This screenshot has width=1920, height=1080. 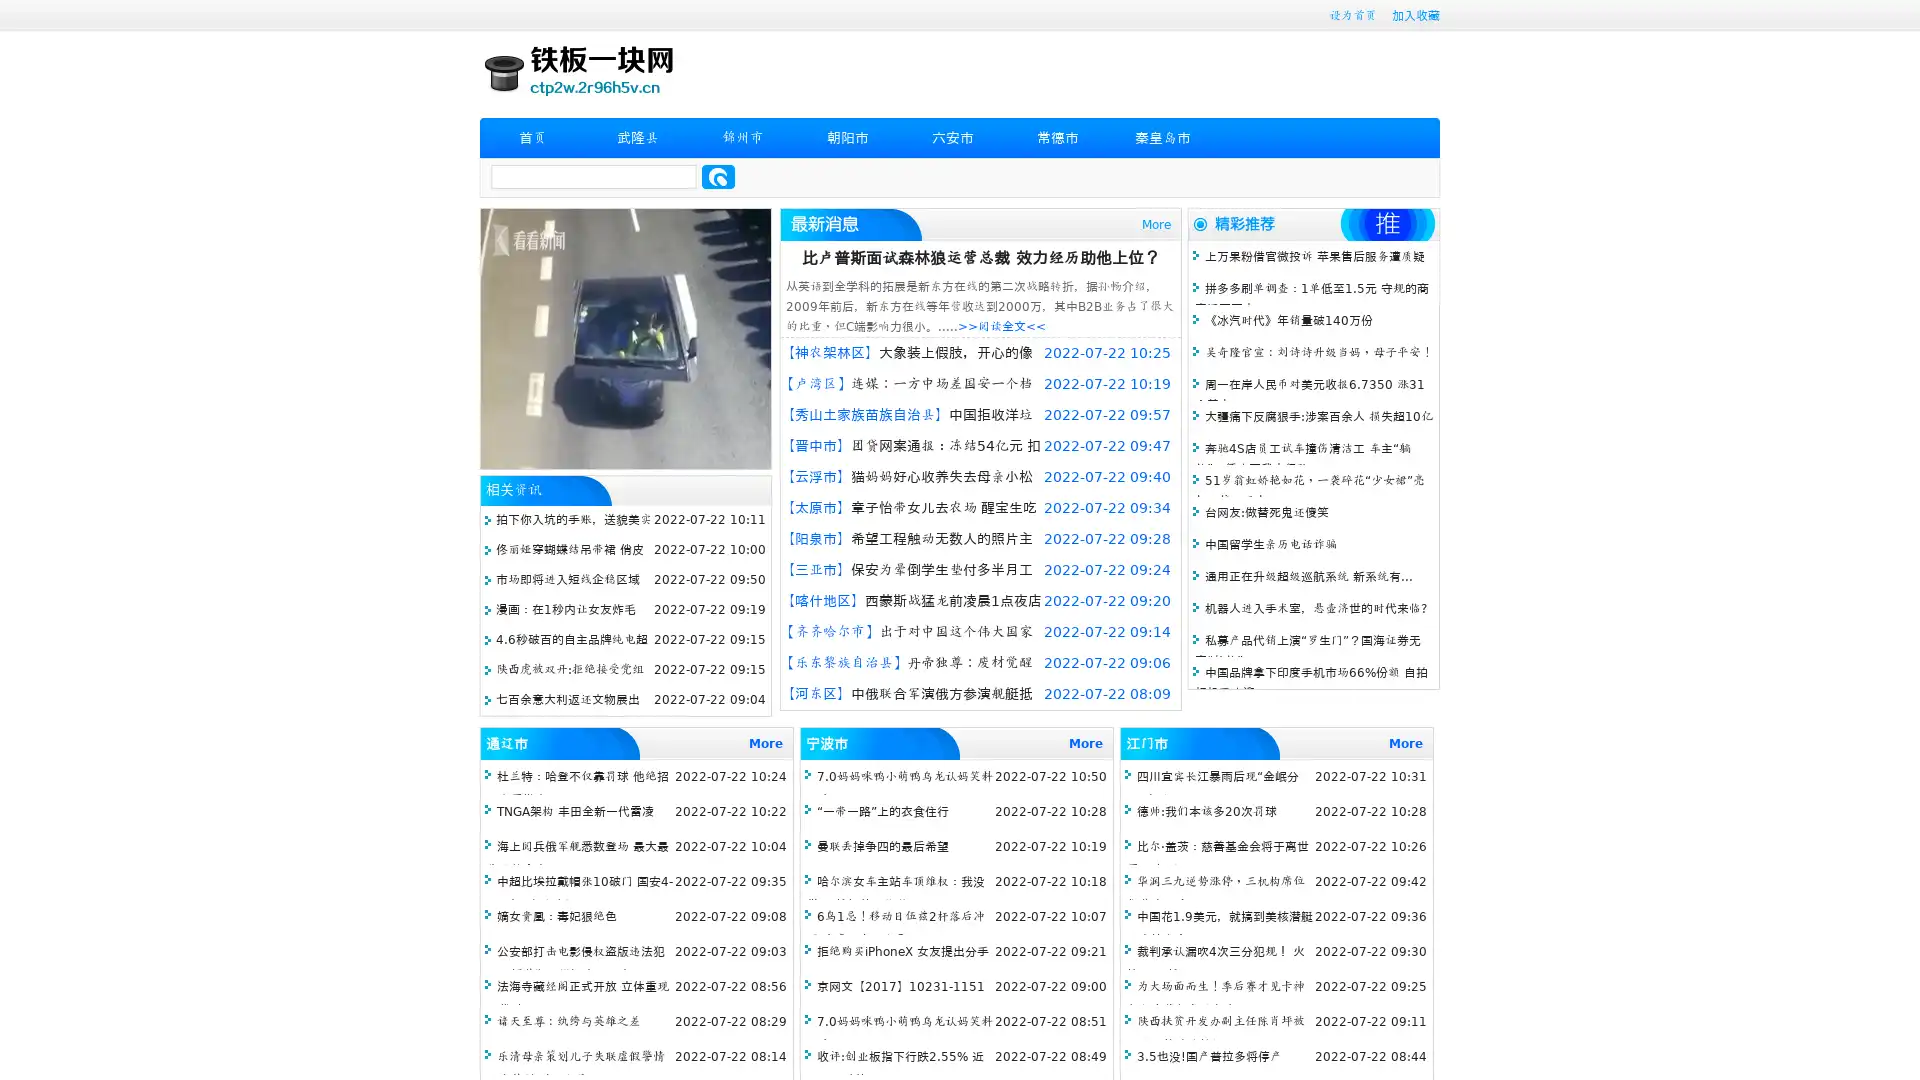 What do you see at coordinates (718, 176) in the screenshot?
I see `Search` at bounding box center [718, 176].